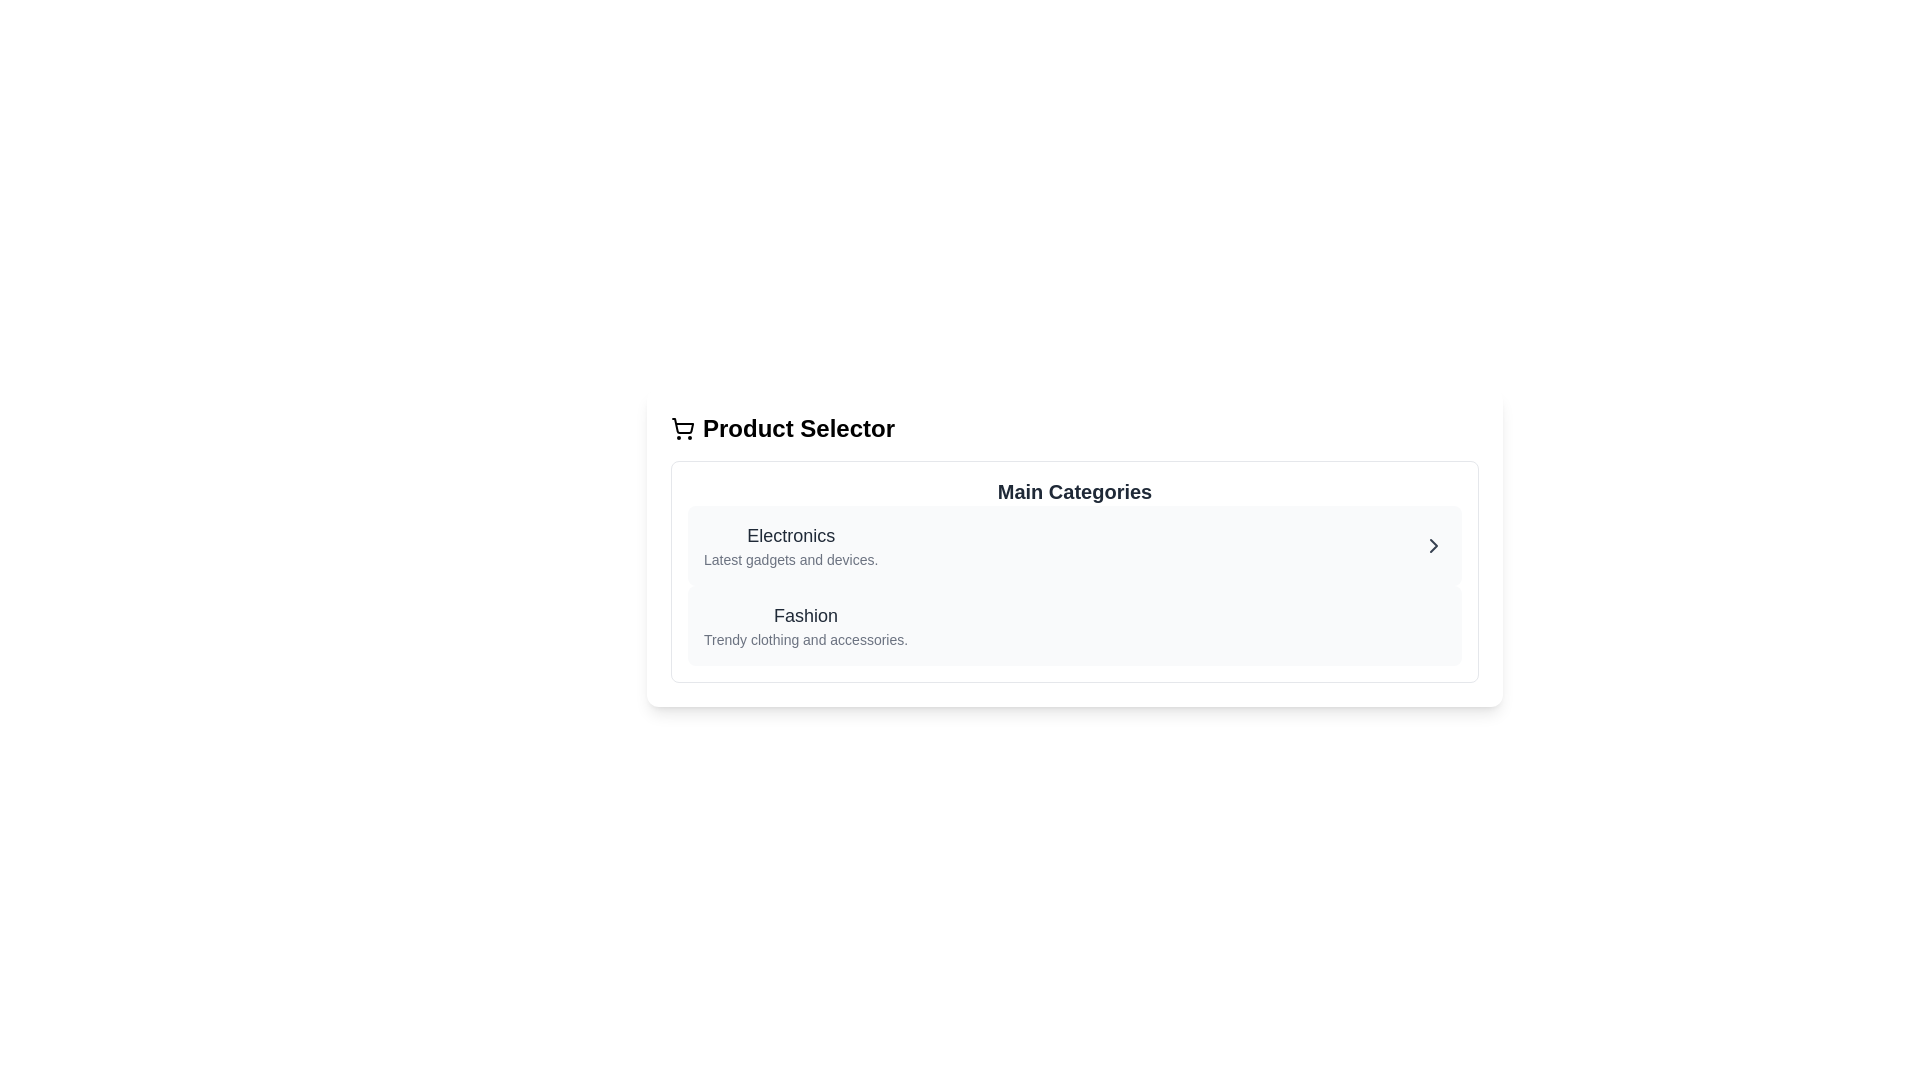  I want to click on the descriptive text label under the 'Electronics' category title in the 'Main Categories' section, which provides additional information about the category, so click(790, 559).